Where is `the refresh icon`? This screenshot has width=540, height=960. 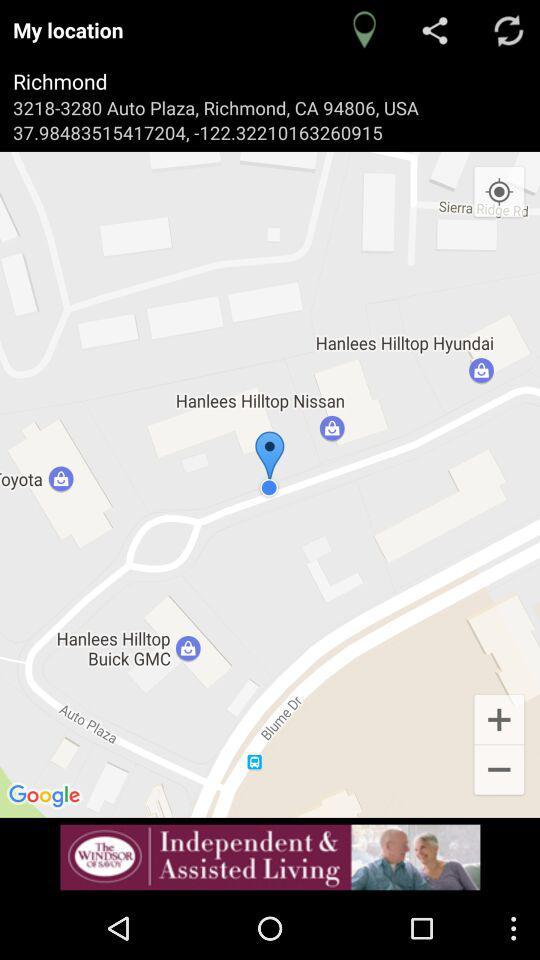
the refresh icon is located at coordinates (508, 31).